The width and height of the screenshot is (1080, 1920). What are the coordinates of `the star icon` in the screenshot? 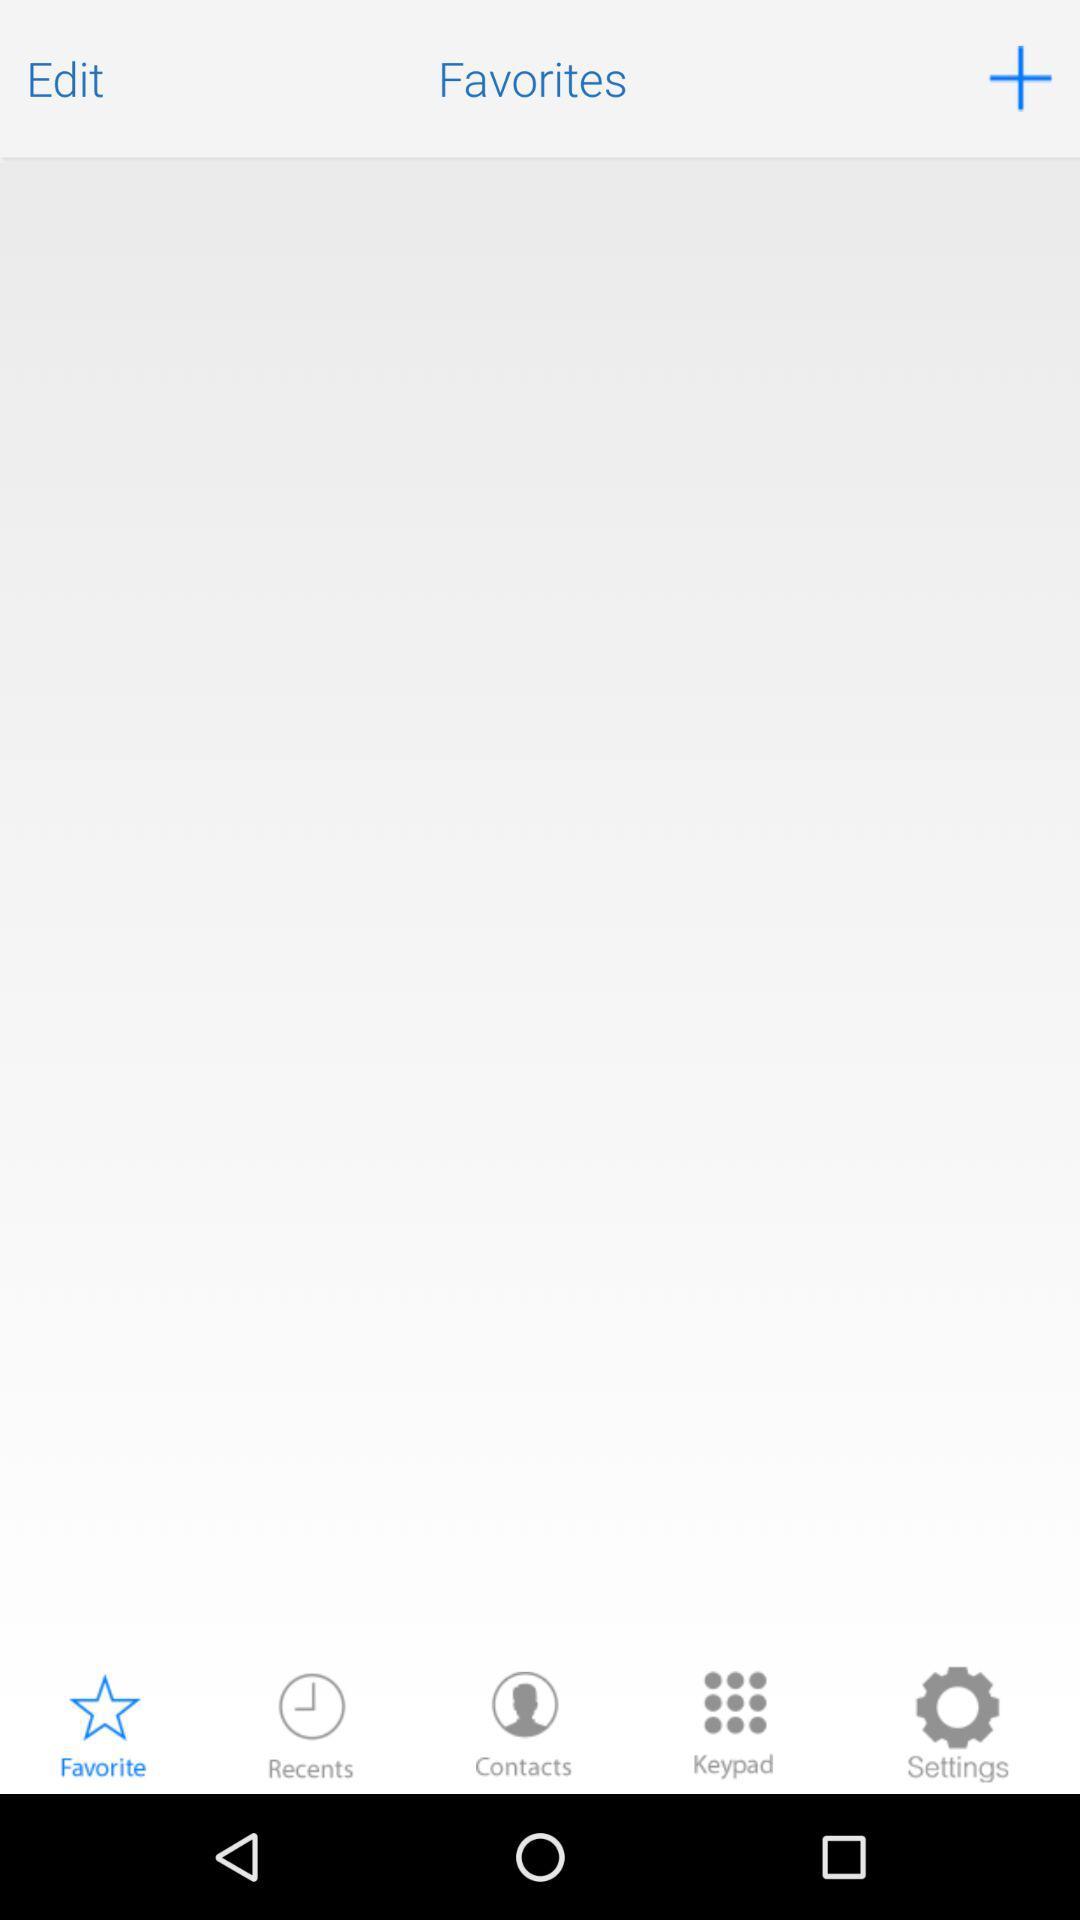 It's located at (103, 1844).